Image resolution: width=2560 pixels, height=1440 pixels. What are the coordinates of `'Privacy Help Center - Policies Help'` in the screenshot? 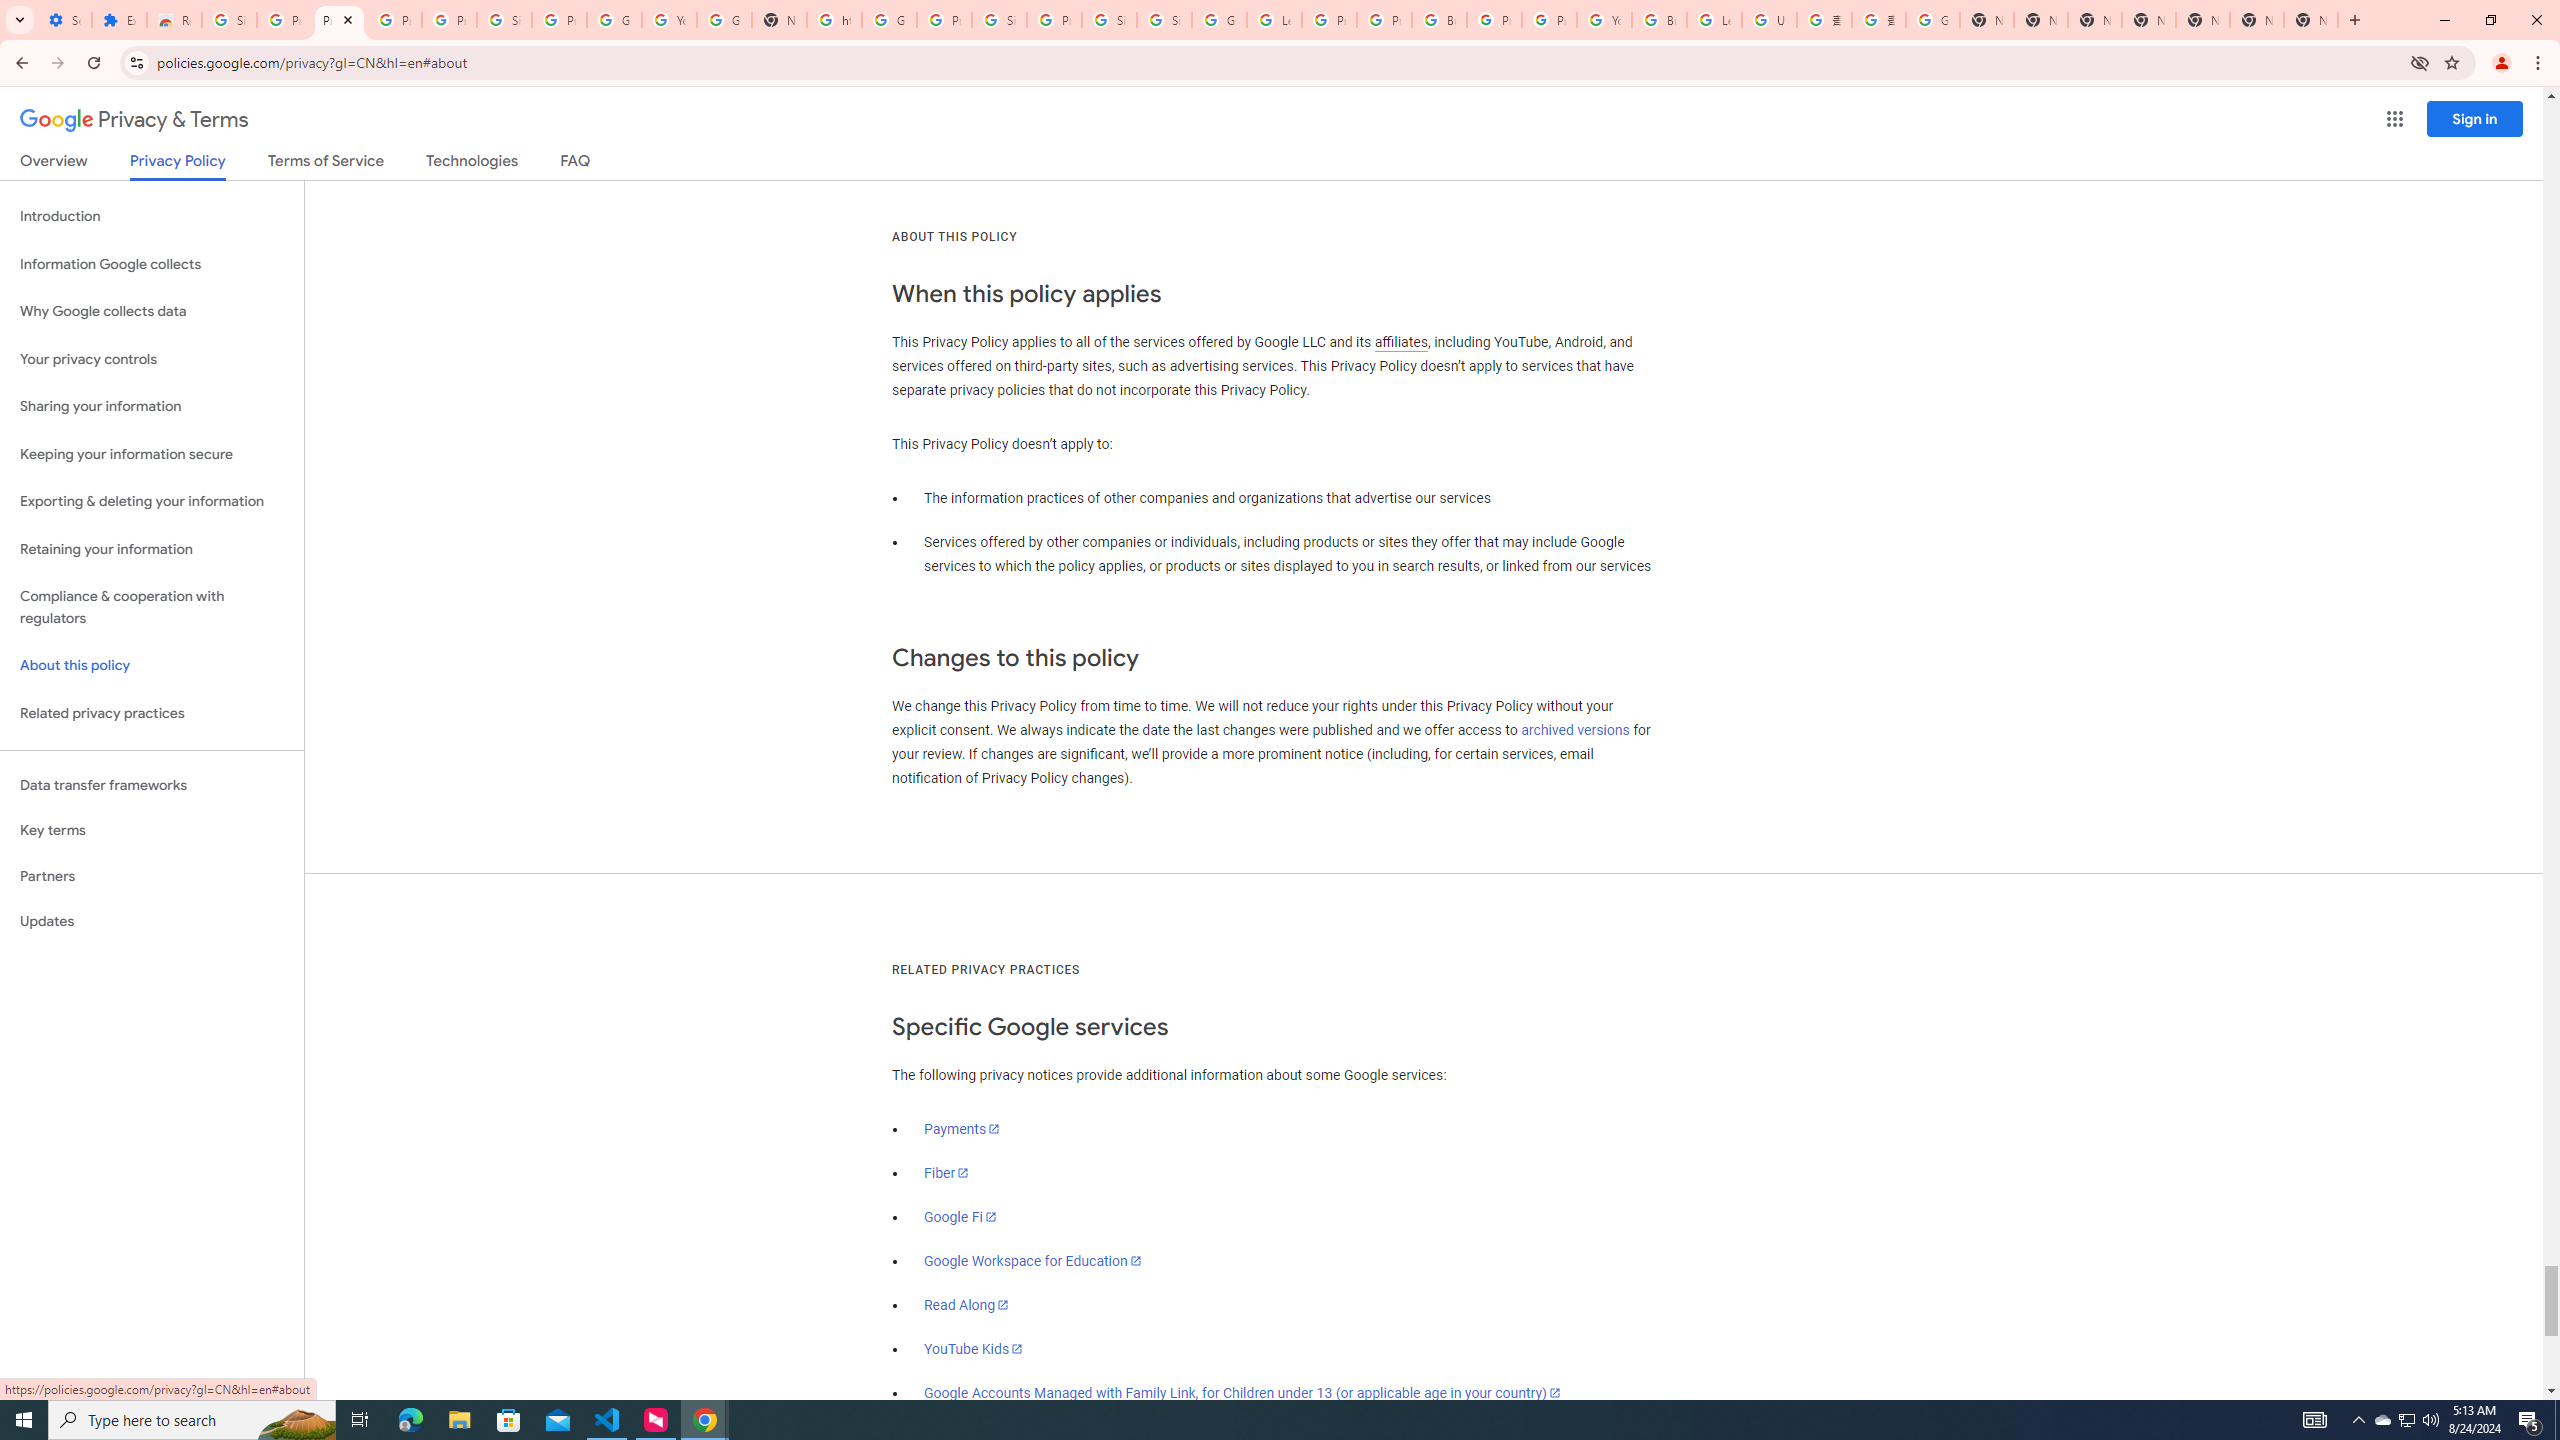 It's located at (1328, 19).